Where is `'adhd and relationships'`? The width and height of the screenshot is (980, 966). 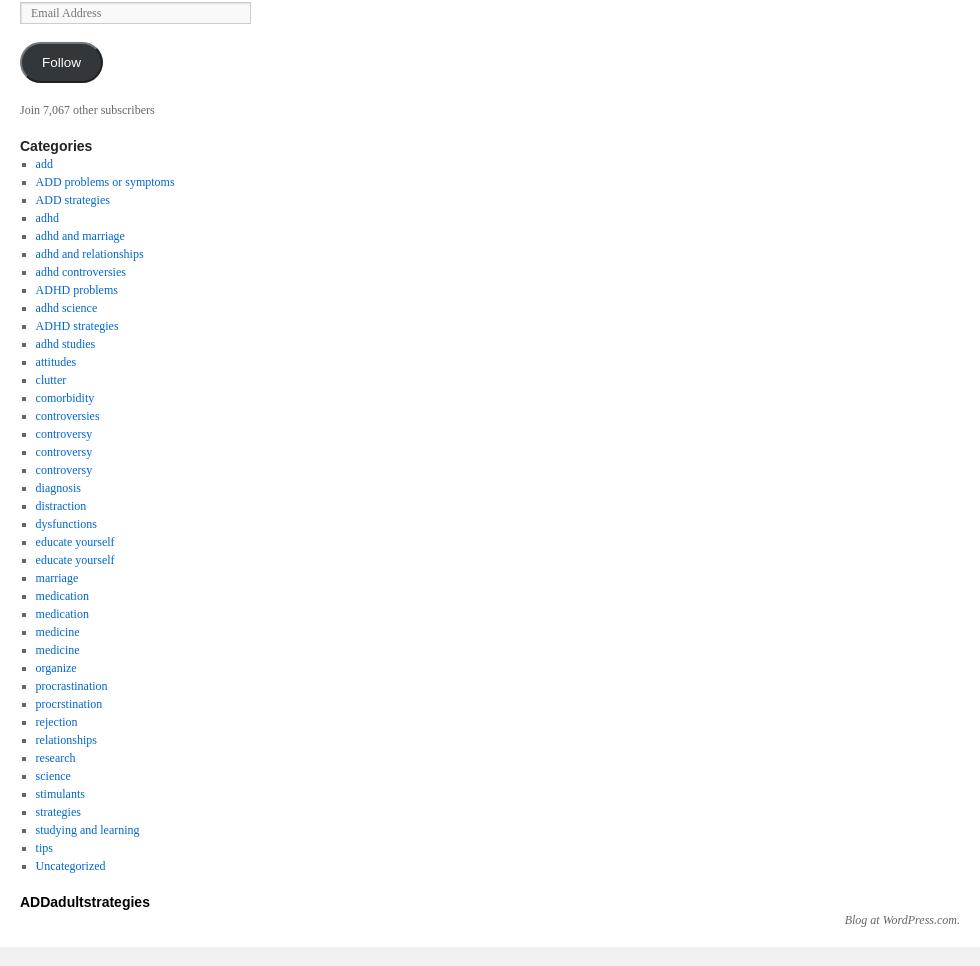 'adhd and relationships' is located at coordinates (88, 252).